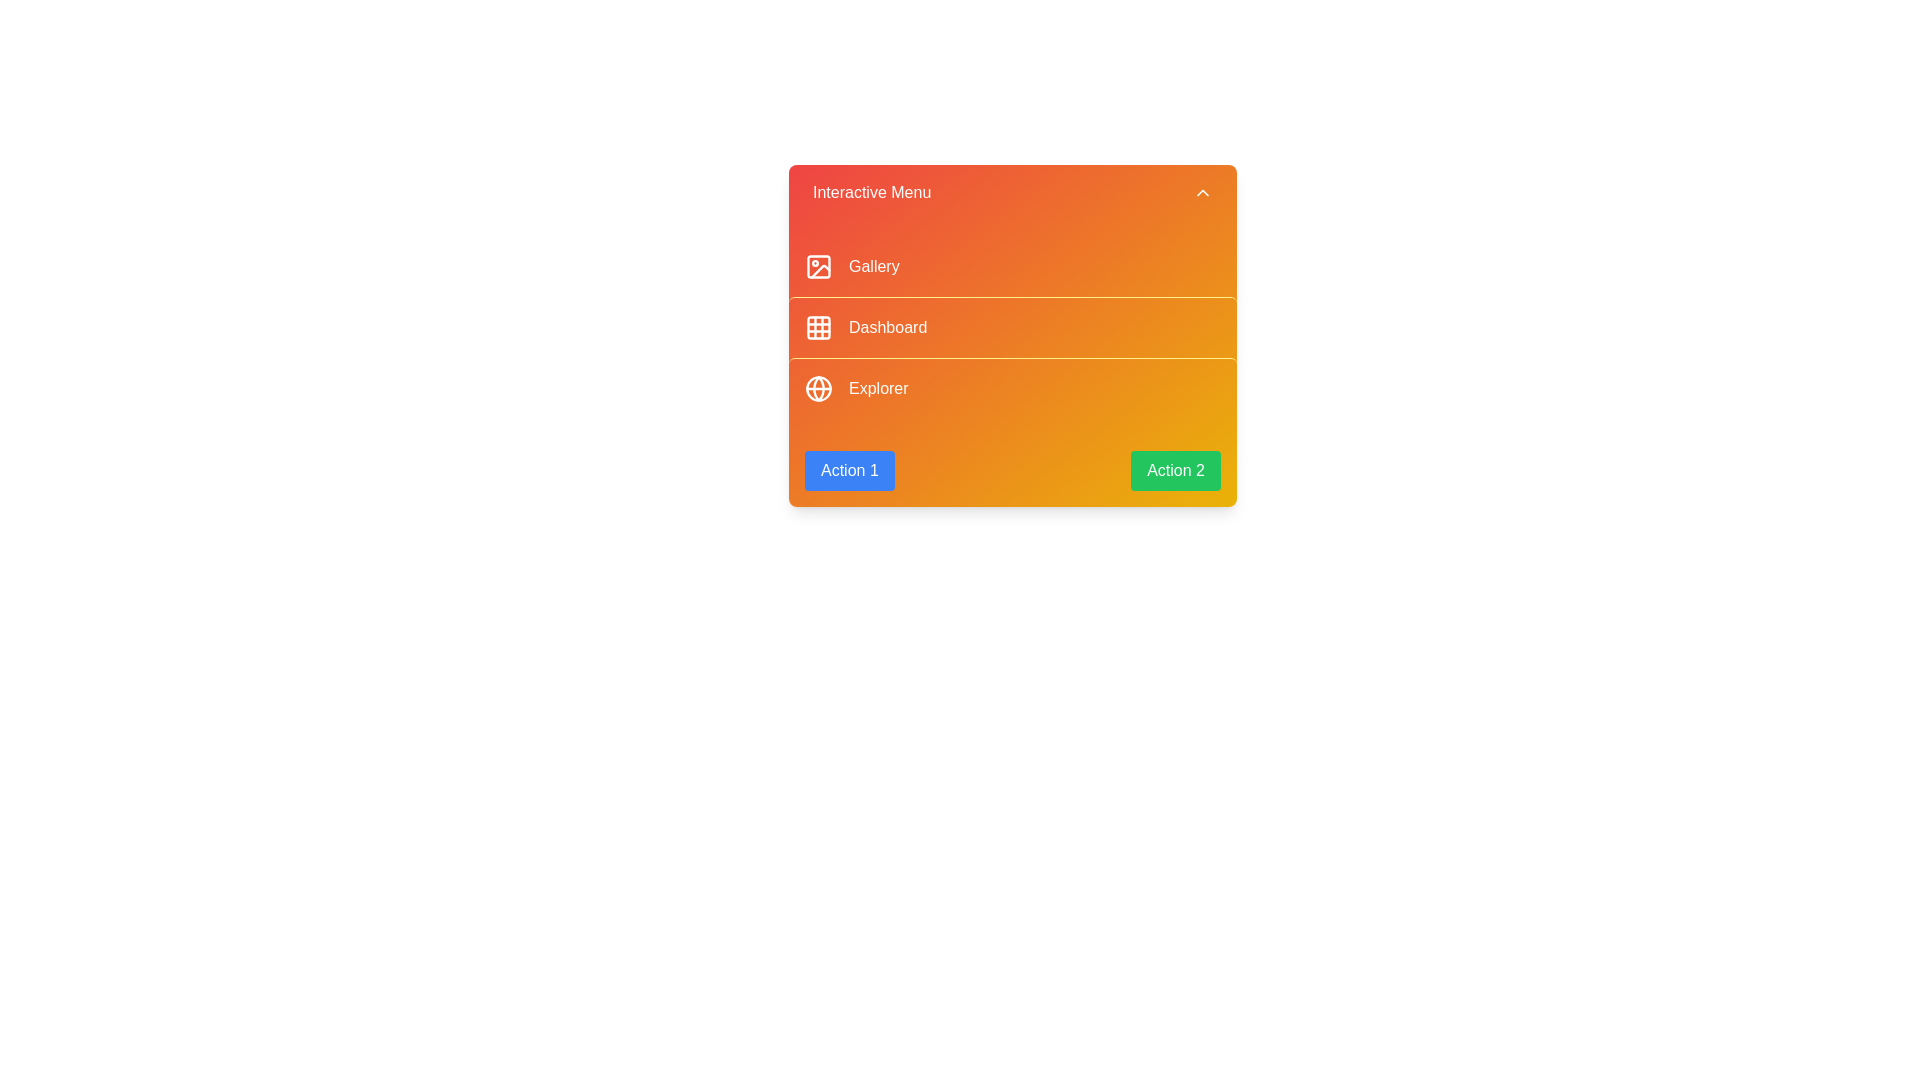 Image resolution: width=1920 pixels, height=1080 pixels. Describe the element at coordinates (1012, 326) in the screenshot. I see `the menu item corresponding to Dashboard` at that location.